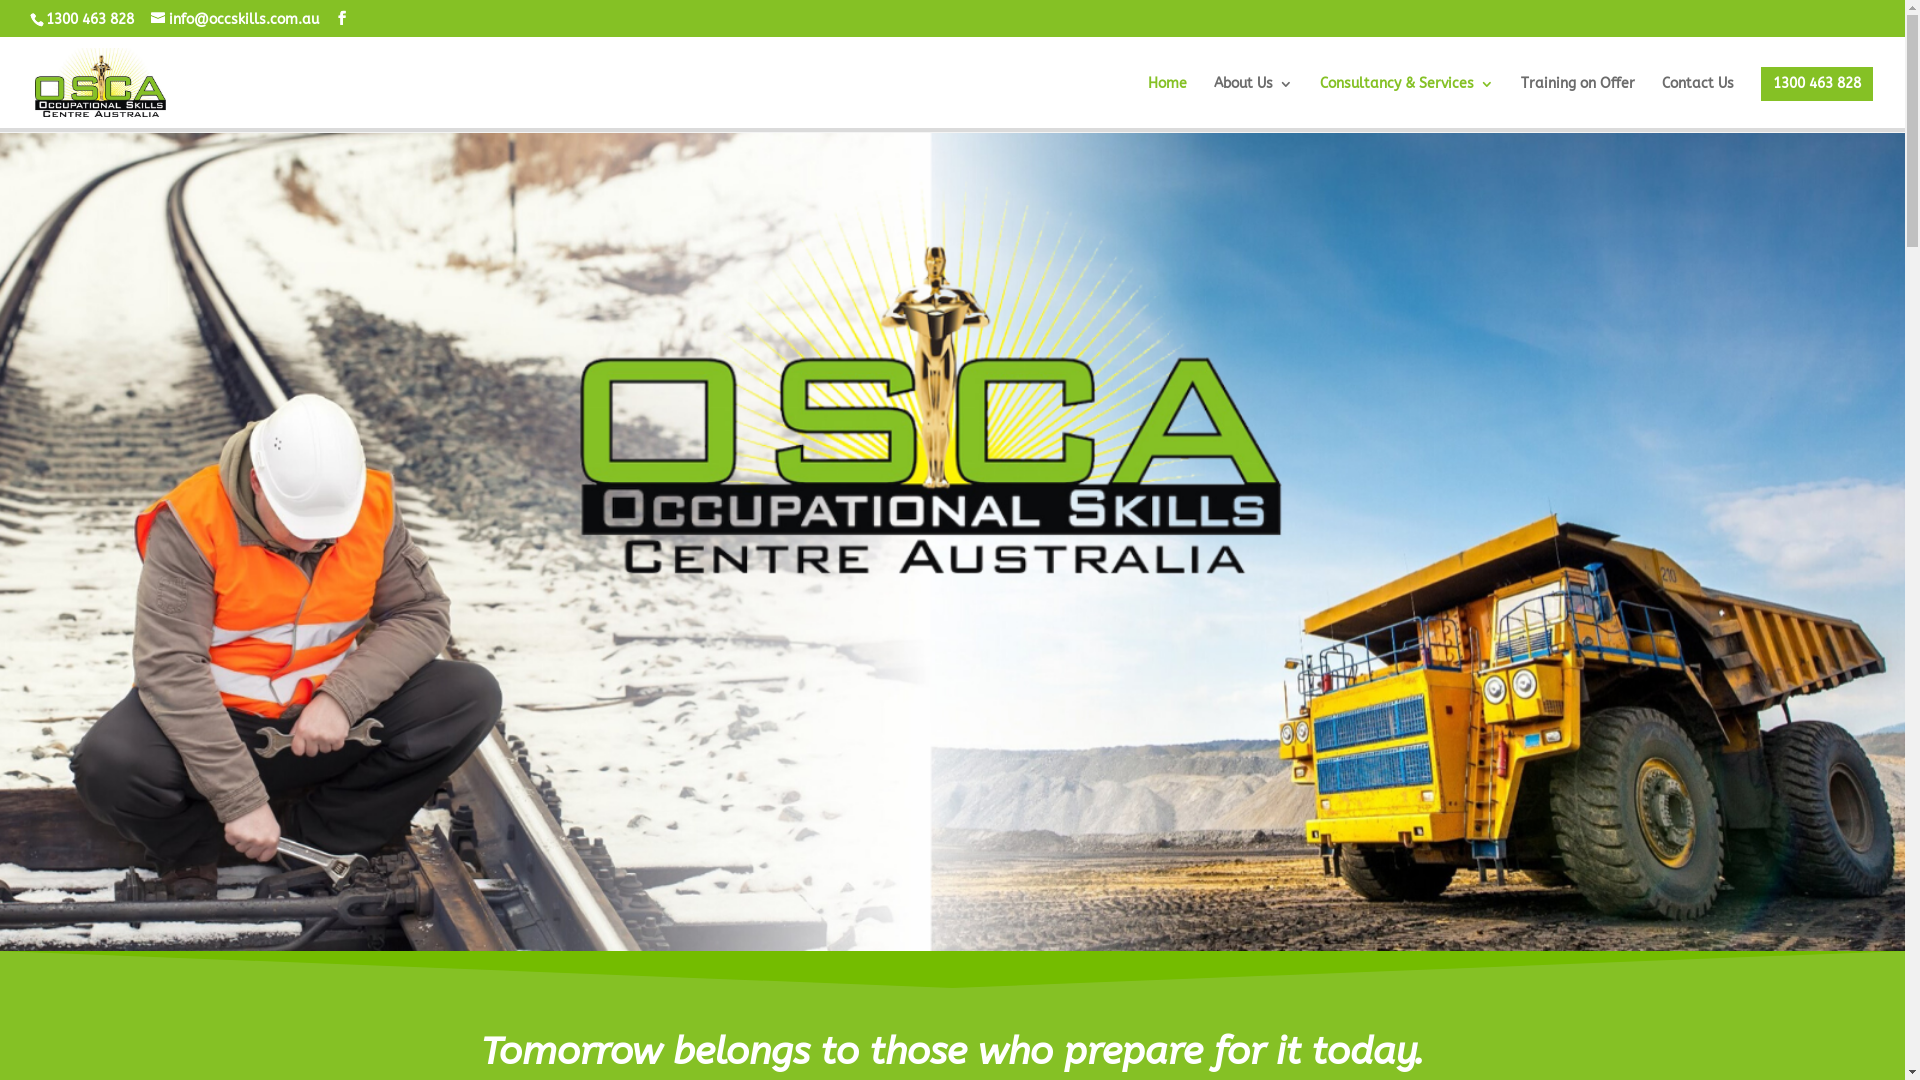  What do you see at coordinates (87, 18) in the screenshot?
I see `'1300 463 828'` at bounding box center [87, 18].